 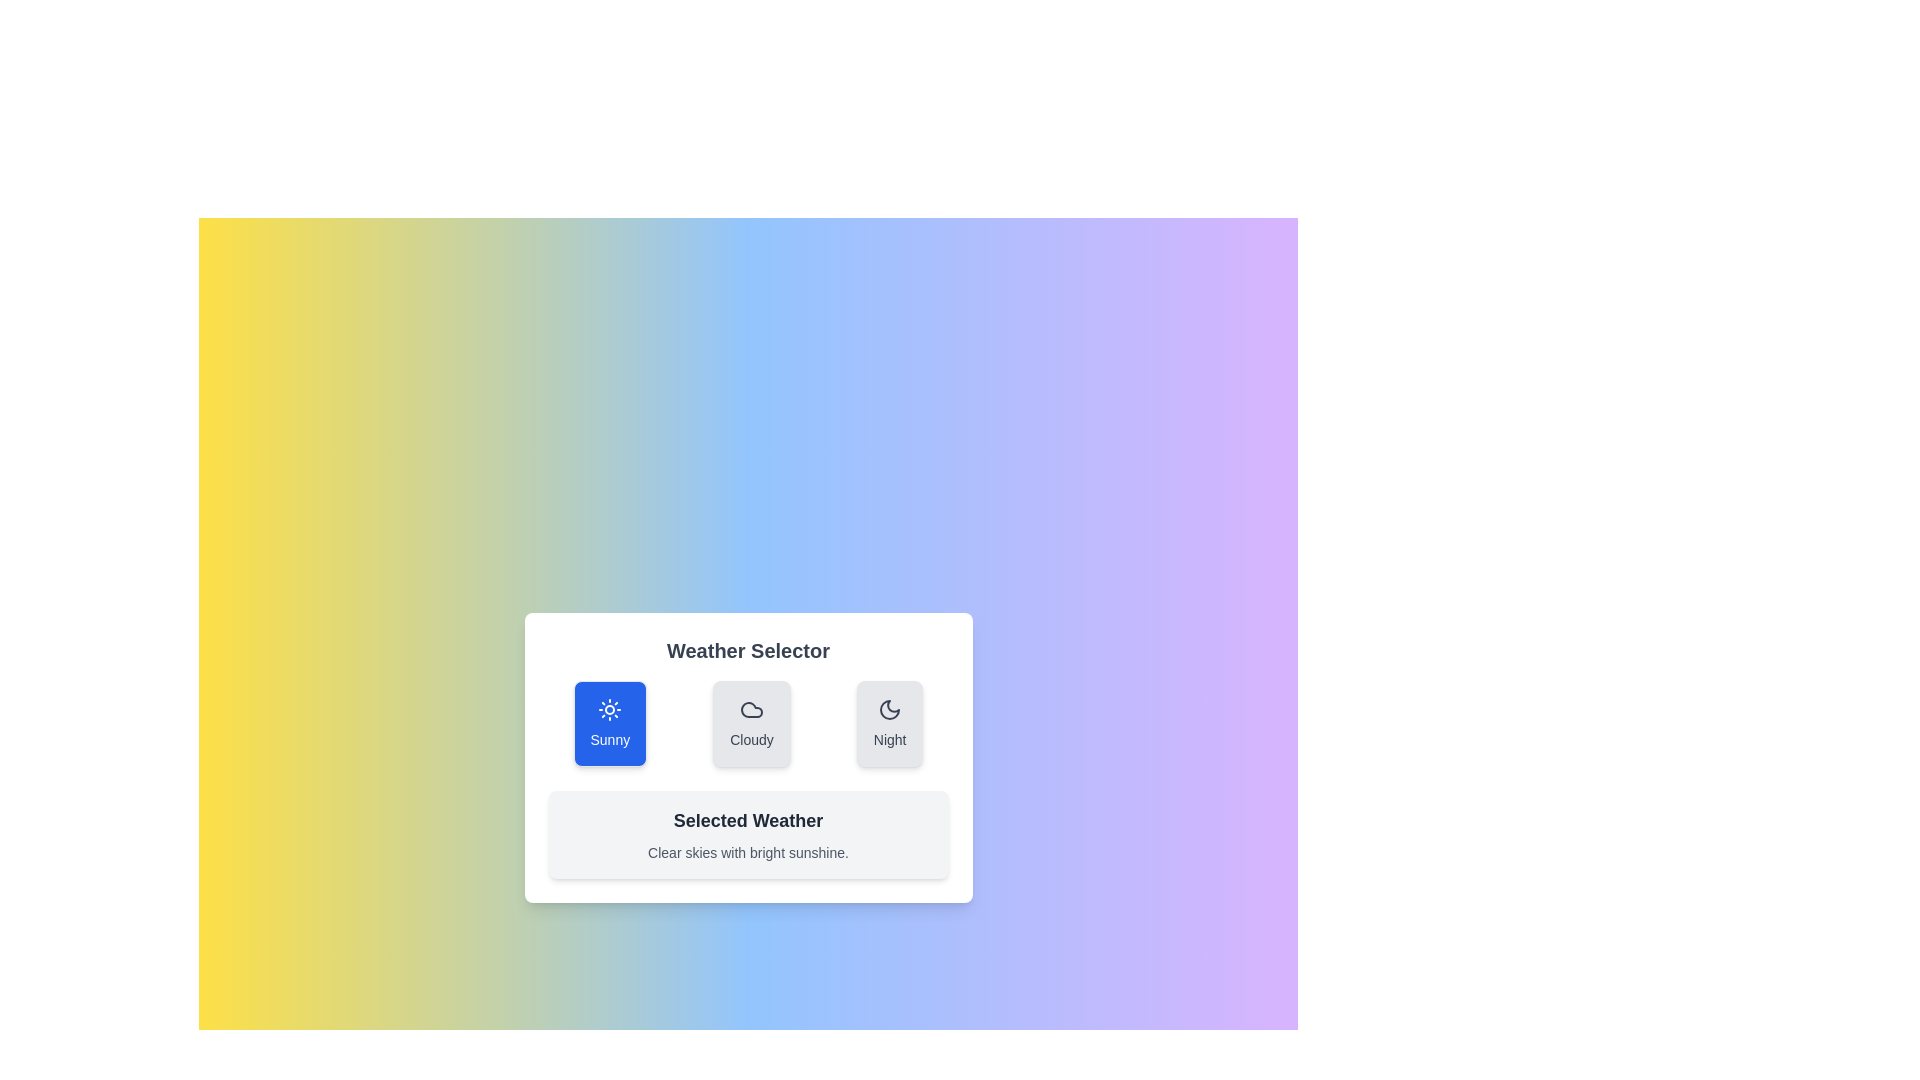 What do you see at coordinates (889, 724) in the screenshot?
I see `the 'Night' button with a light gray background and a black crescent moon icon` at bounding box center [889, 724].